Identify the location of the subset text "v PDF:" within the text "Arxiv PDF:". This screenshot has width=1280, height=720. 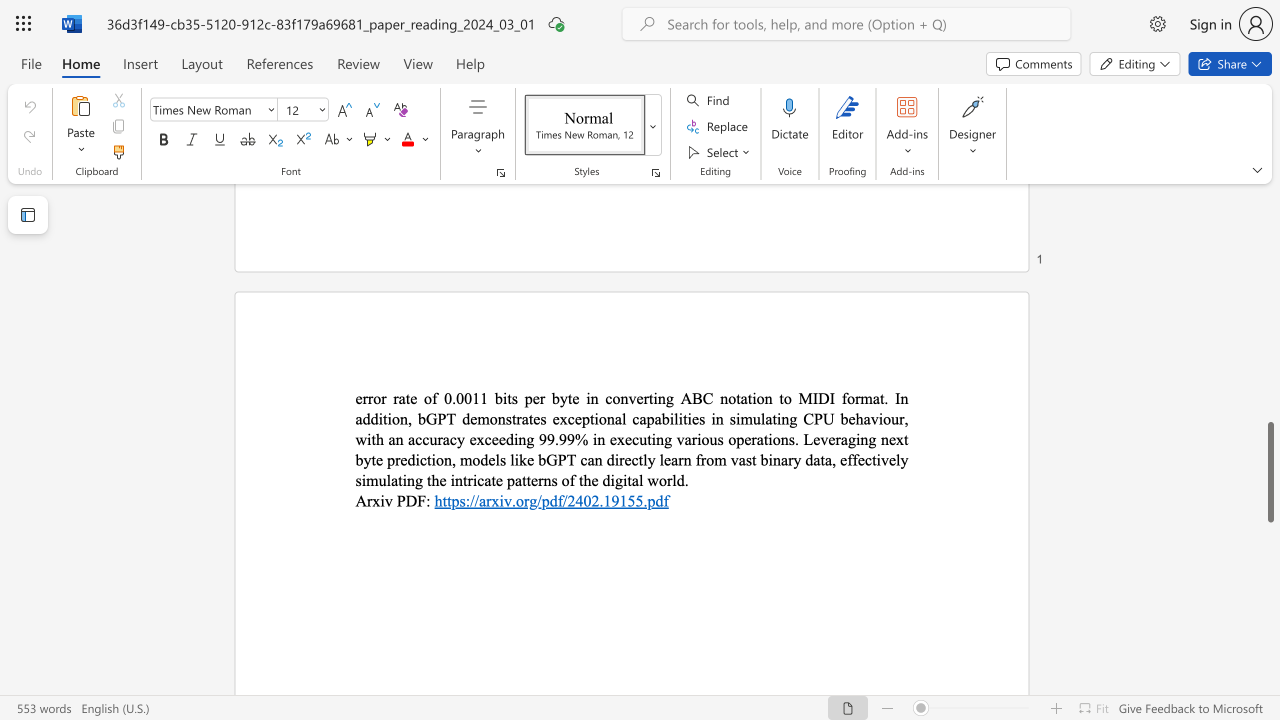
(384, 500).